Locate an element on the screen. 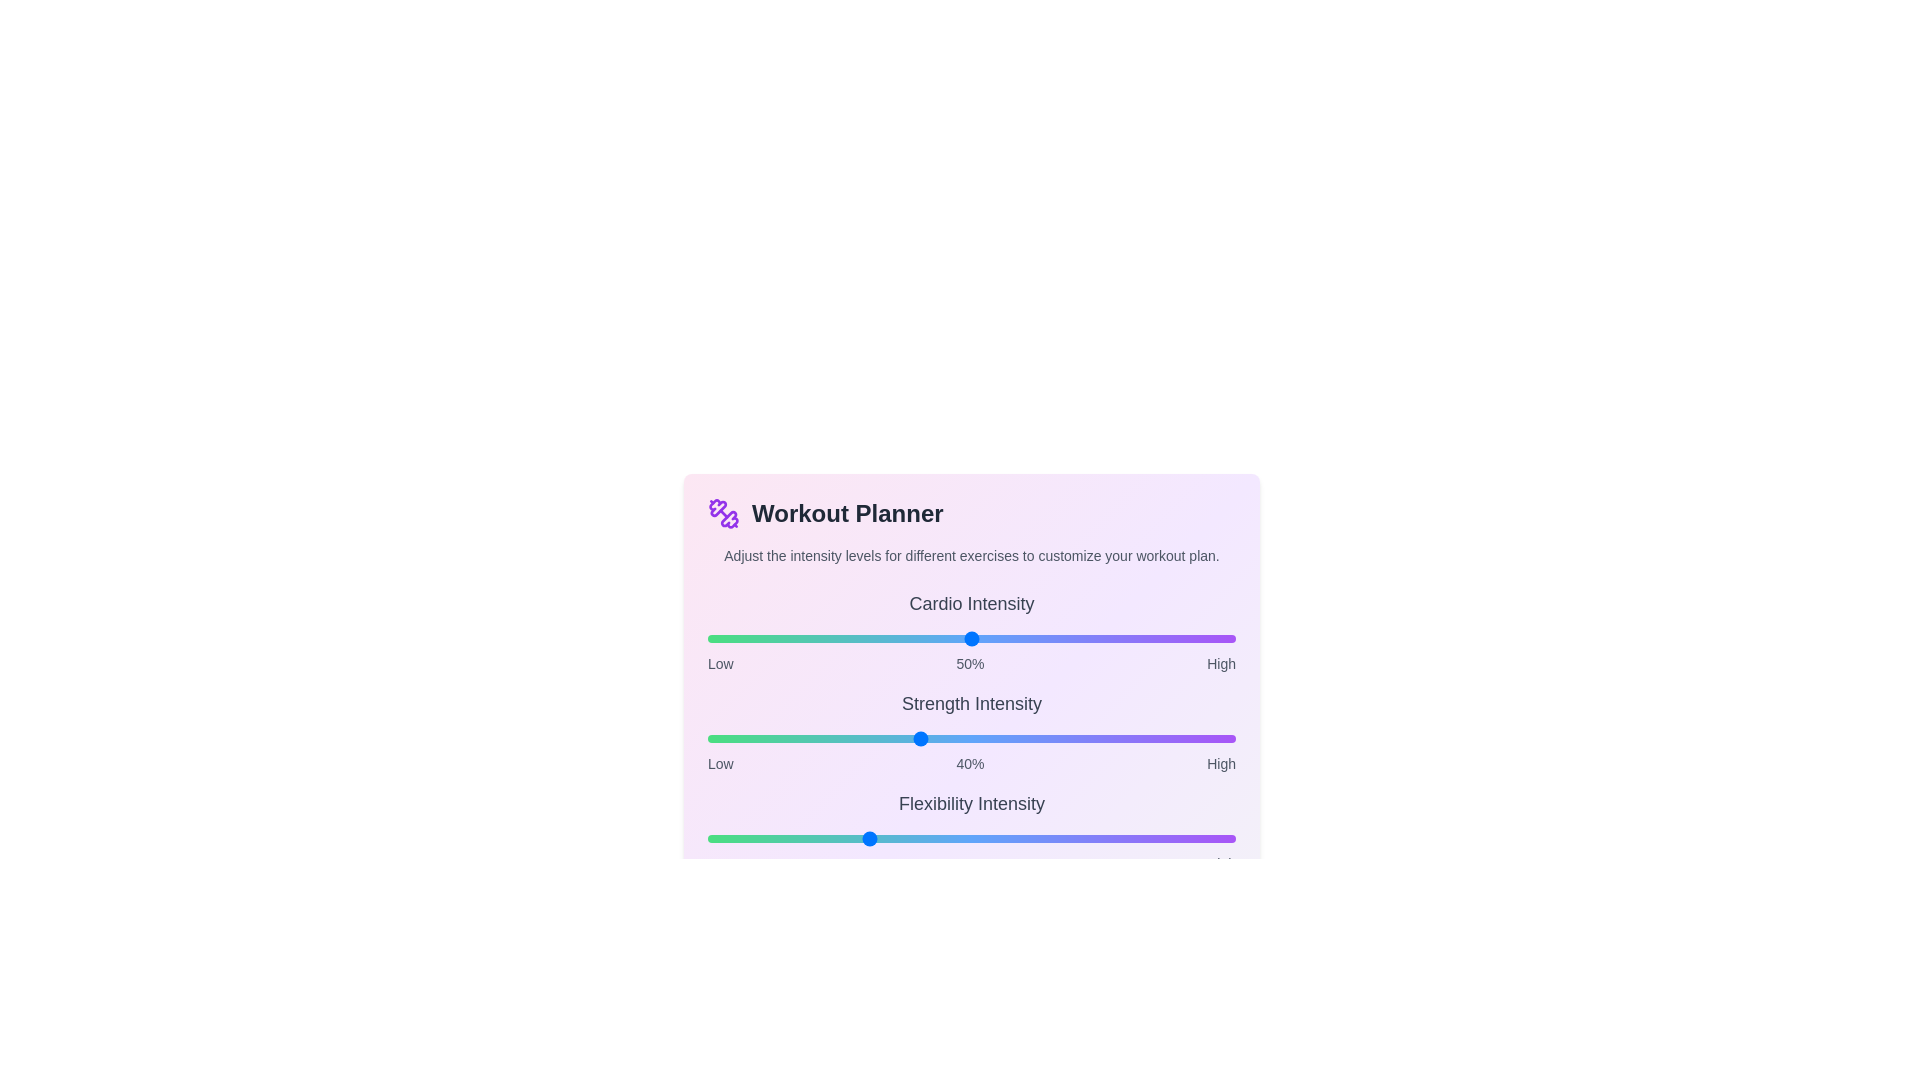 This screenshot has height=1080, width=1920. the intensity of the 0 slider to 4% is located at coordinates (728, 639).